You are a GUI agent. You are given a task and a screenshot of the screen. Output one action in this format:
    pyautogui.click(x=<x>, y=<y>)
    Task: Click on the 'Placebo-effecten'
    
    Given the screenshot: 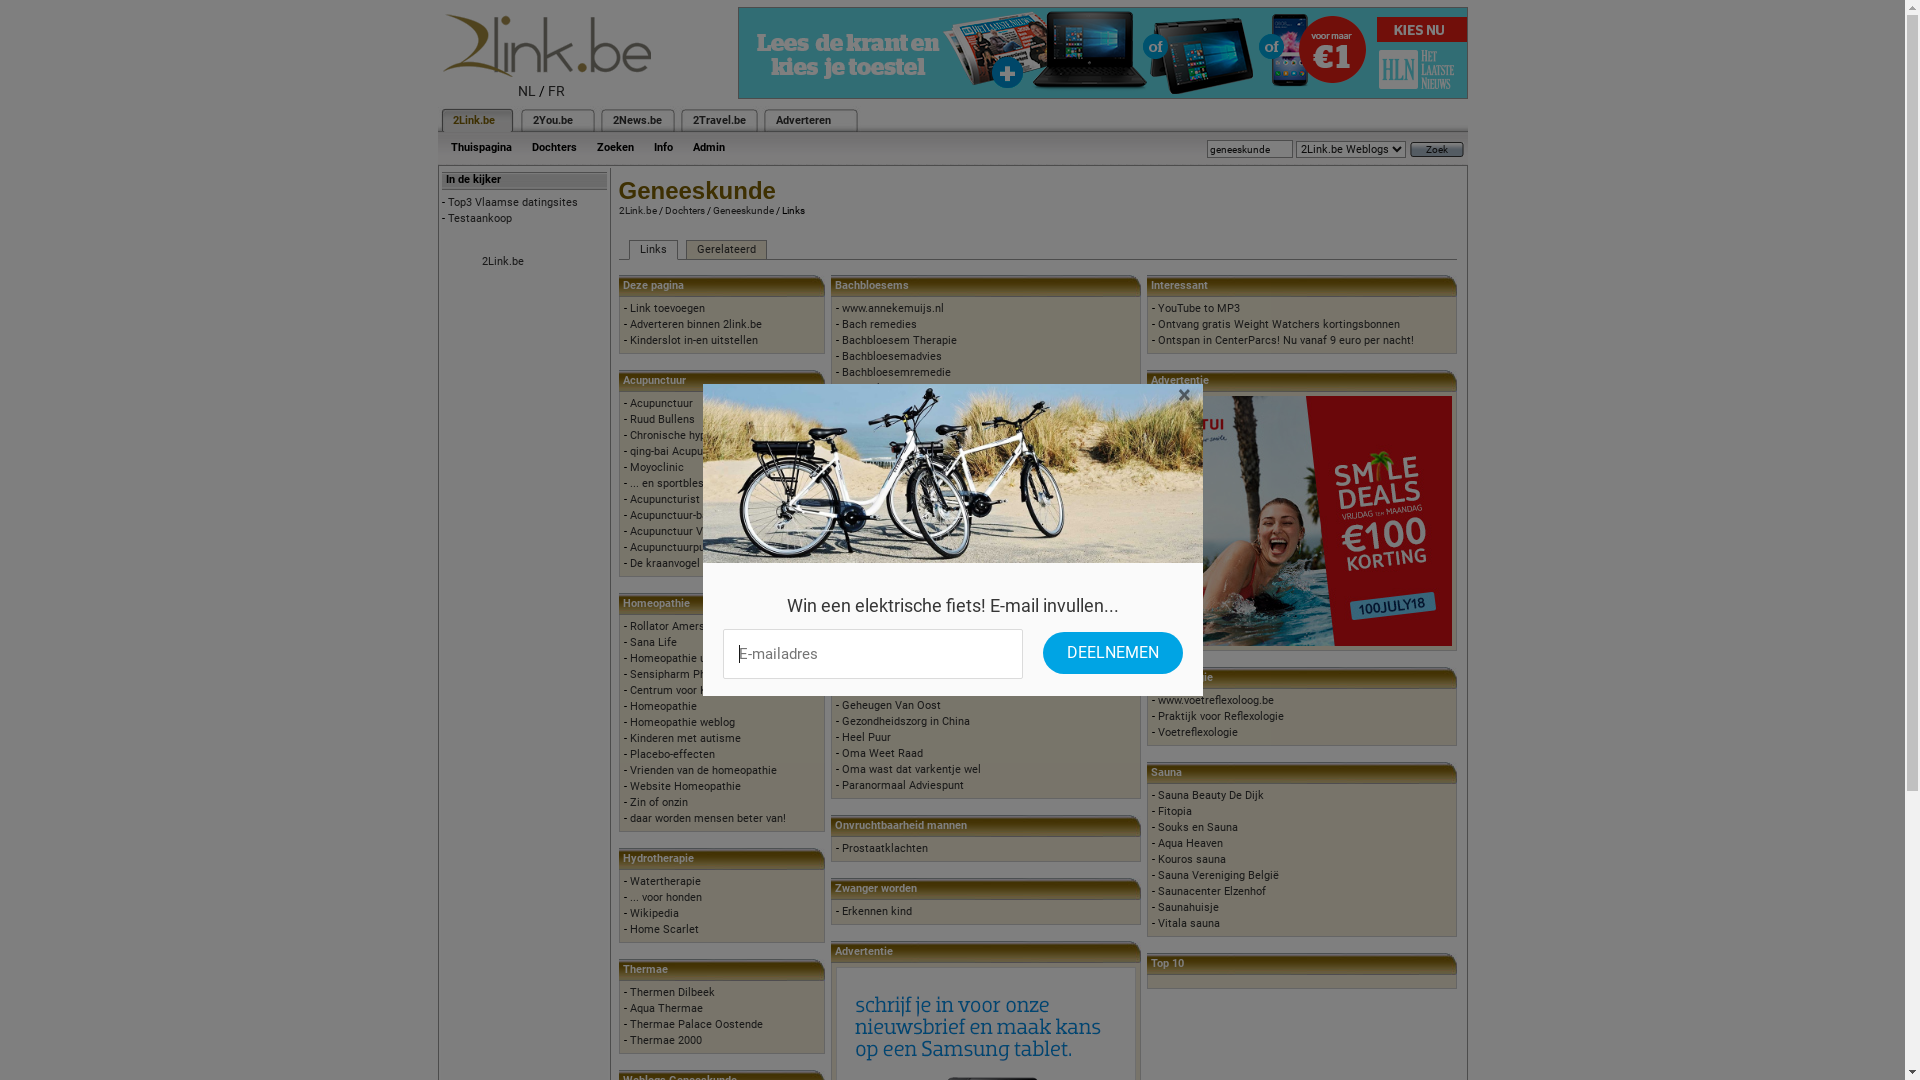 What is the action you would take?
    pyautogui.click(x=628, y=754)
    